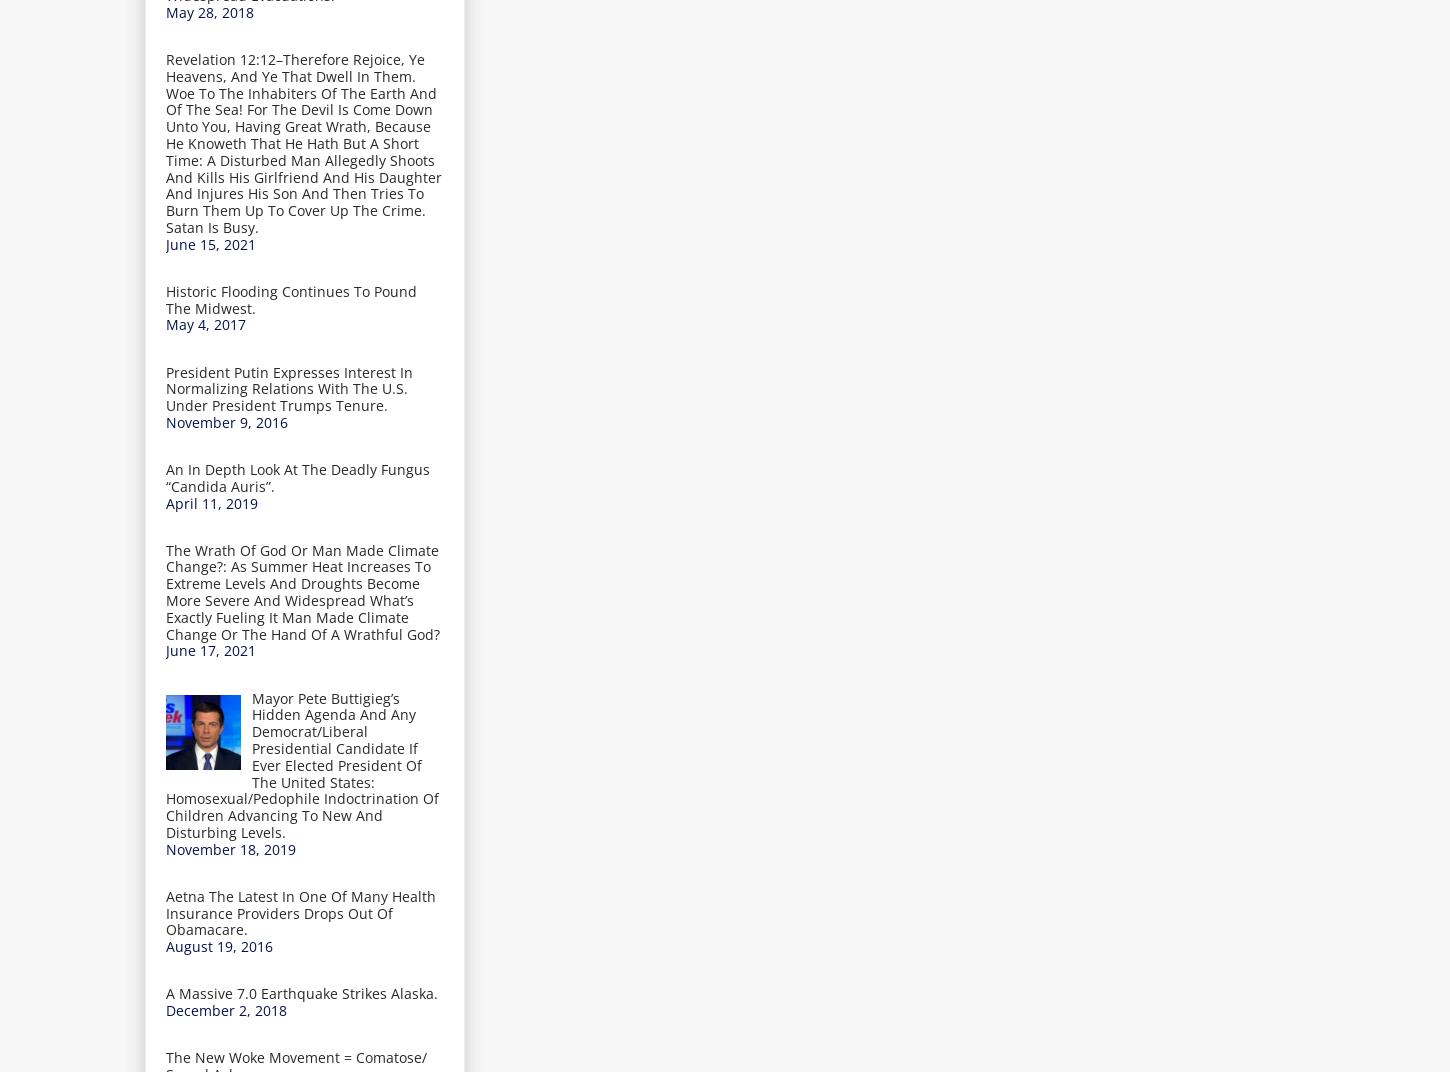  Describe the element at coordinates (225, 1010) in the screenshot. I see `'December 2, 2018'` at that location.